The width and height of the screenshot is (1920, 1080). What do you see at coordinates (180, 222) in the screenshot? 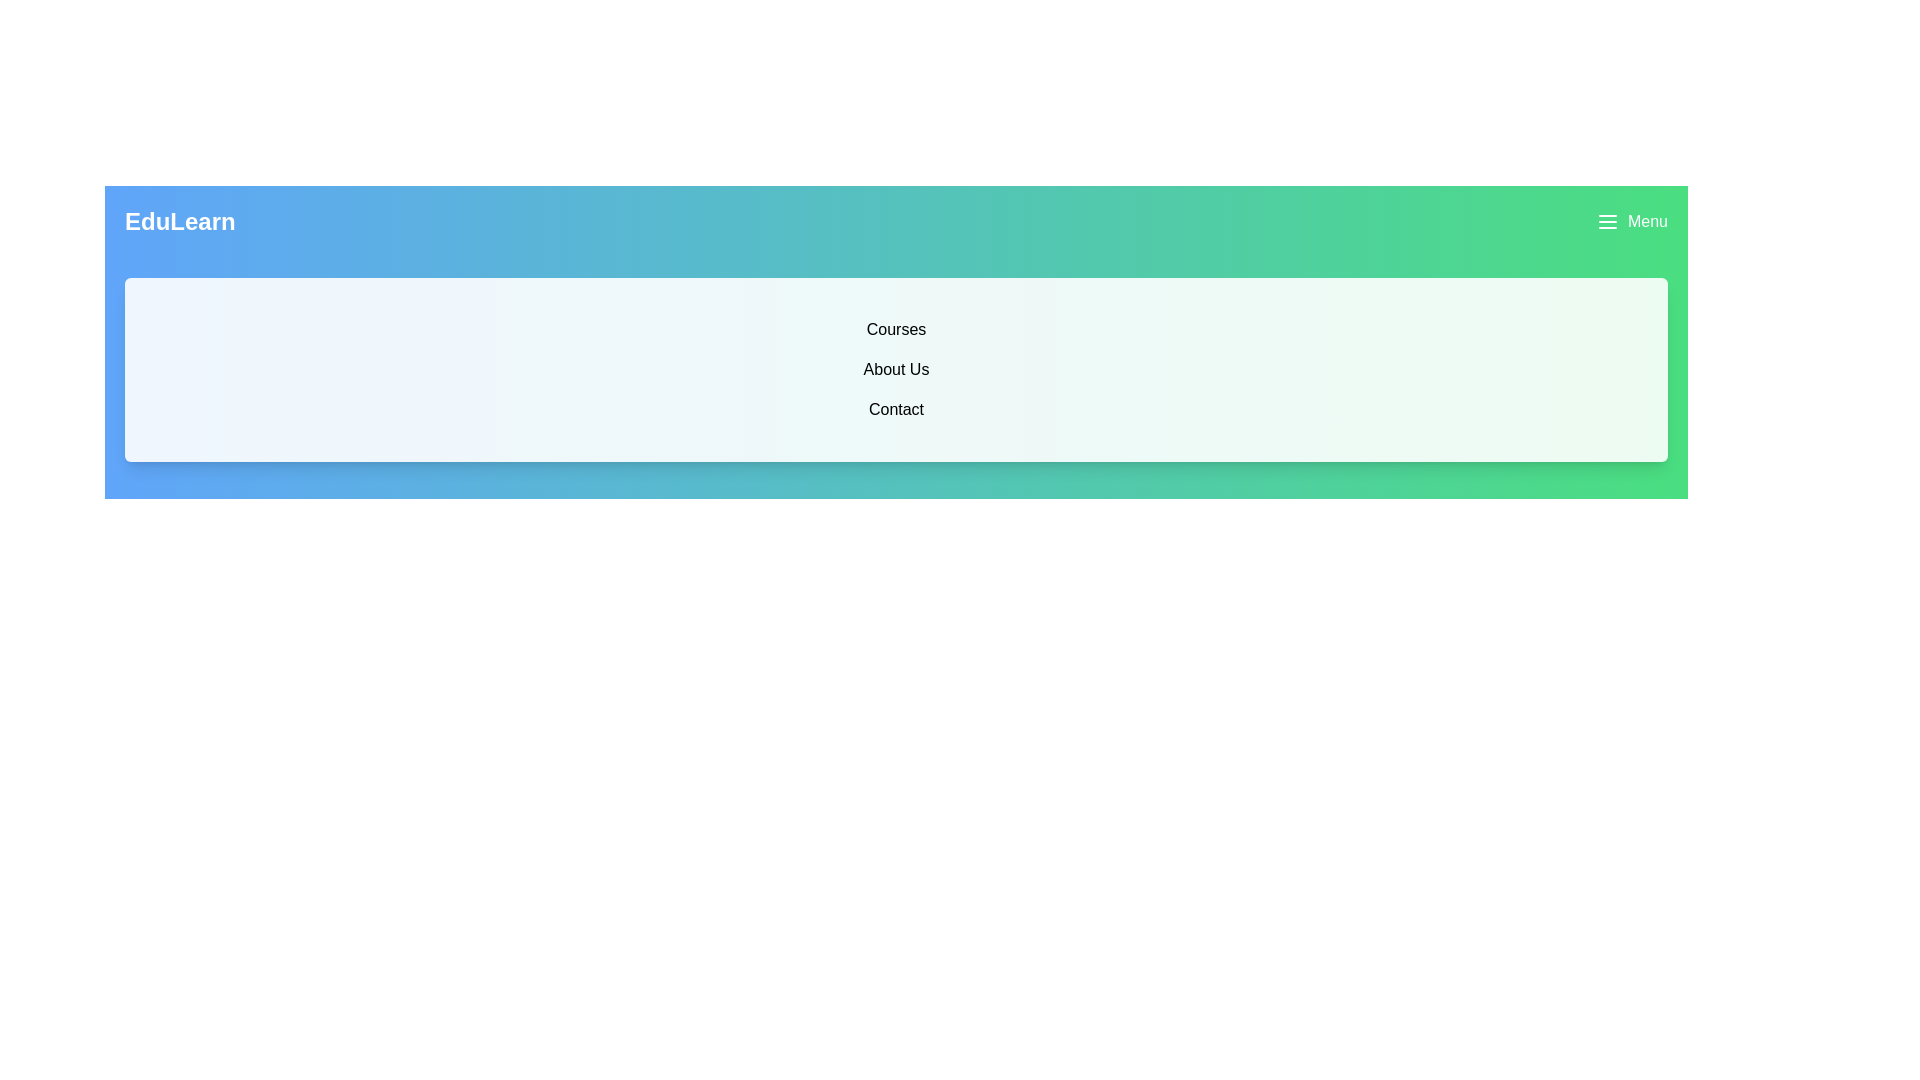
I see `the 'EduLearn' header or logo element, which displays the text in bold white font on a gradient background` at bounding box center [180, 222].